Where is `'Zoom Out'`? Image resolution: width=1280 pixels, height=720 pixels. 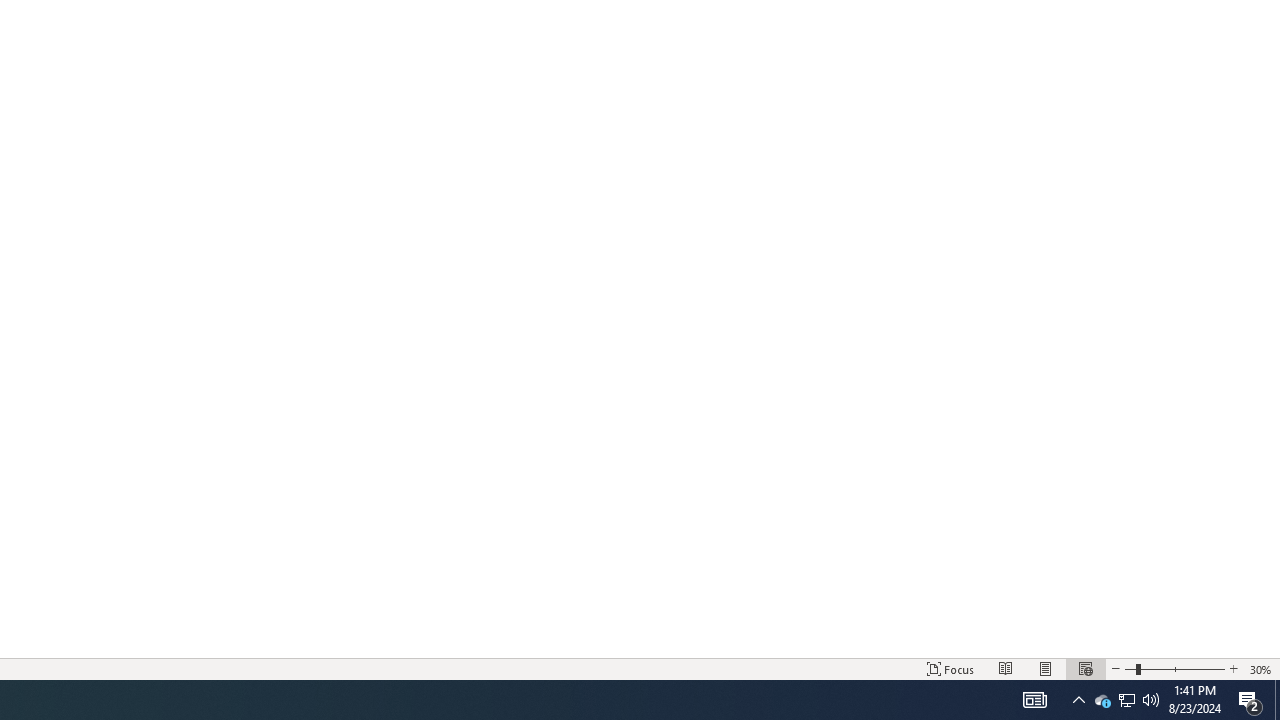
'Zoom Out' is located at coordinates (1130, 669).